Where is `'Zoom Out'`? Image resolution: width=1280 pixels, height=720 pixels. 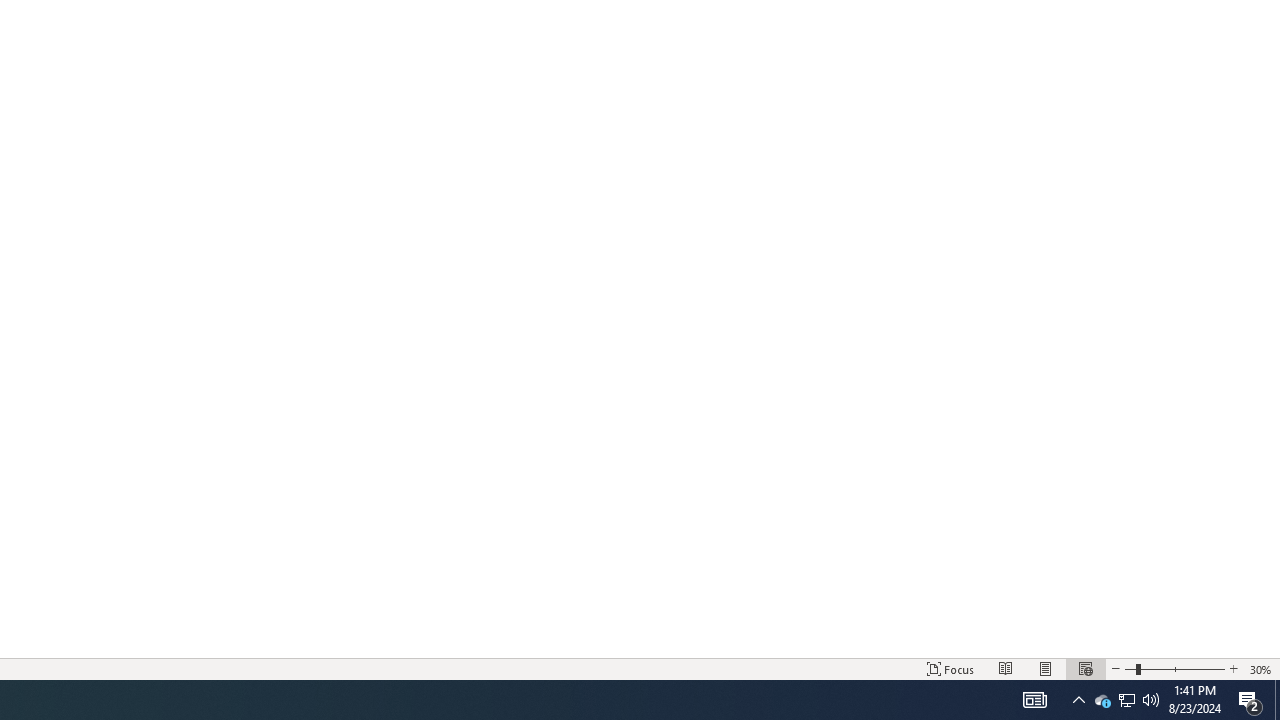
'Zoom Out' is located at coordinates (1130, 669).